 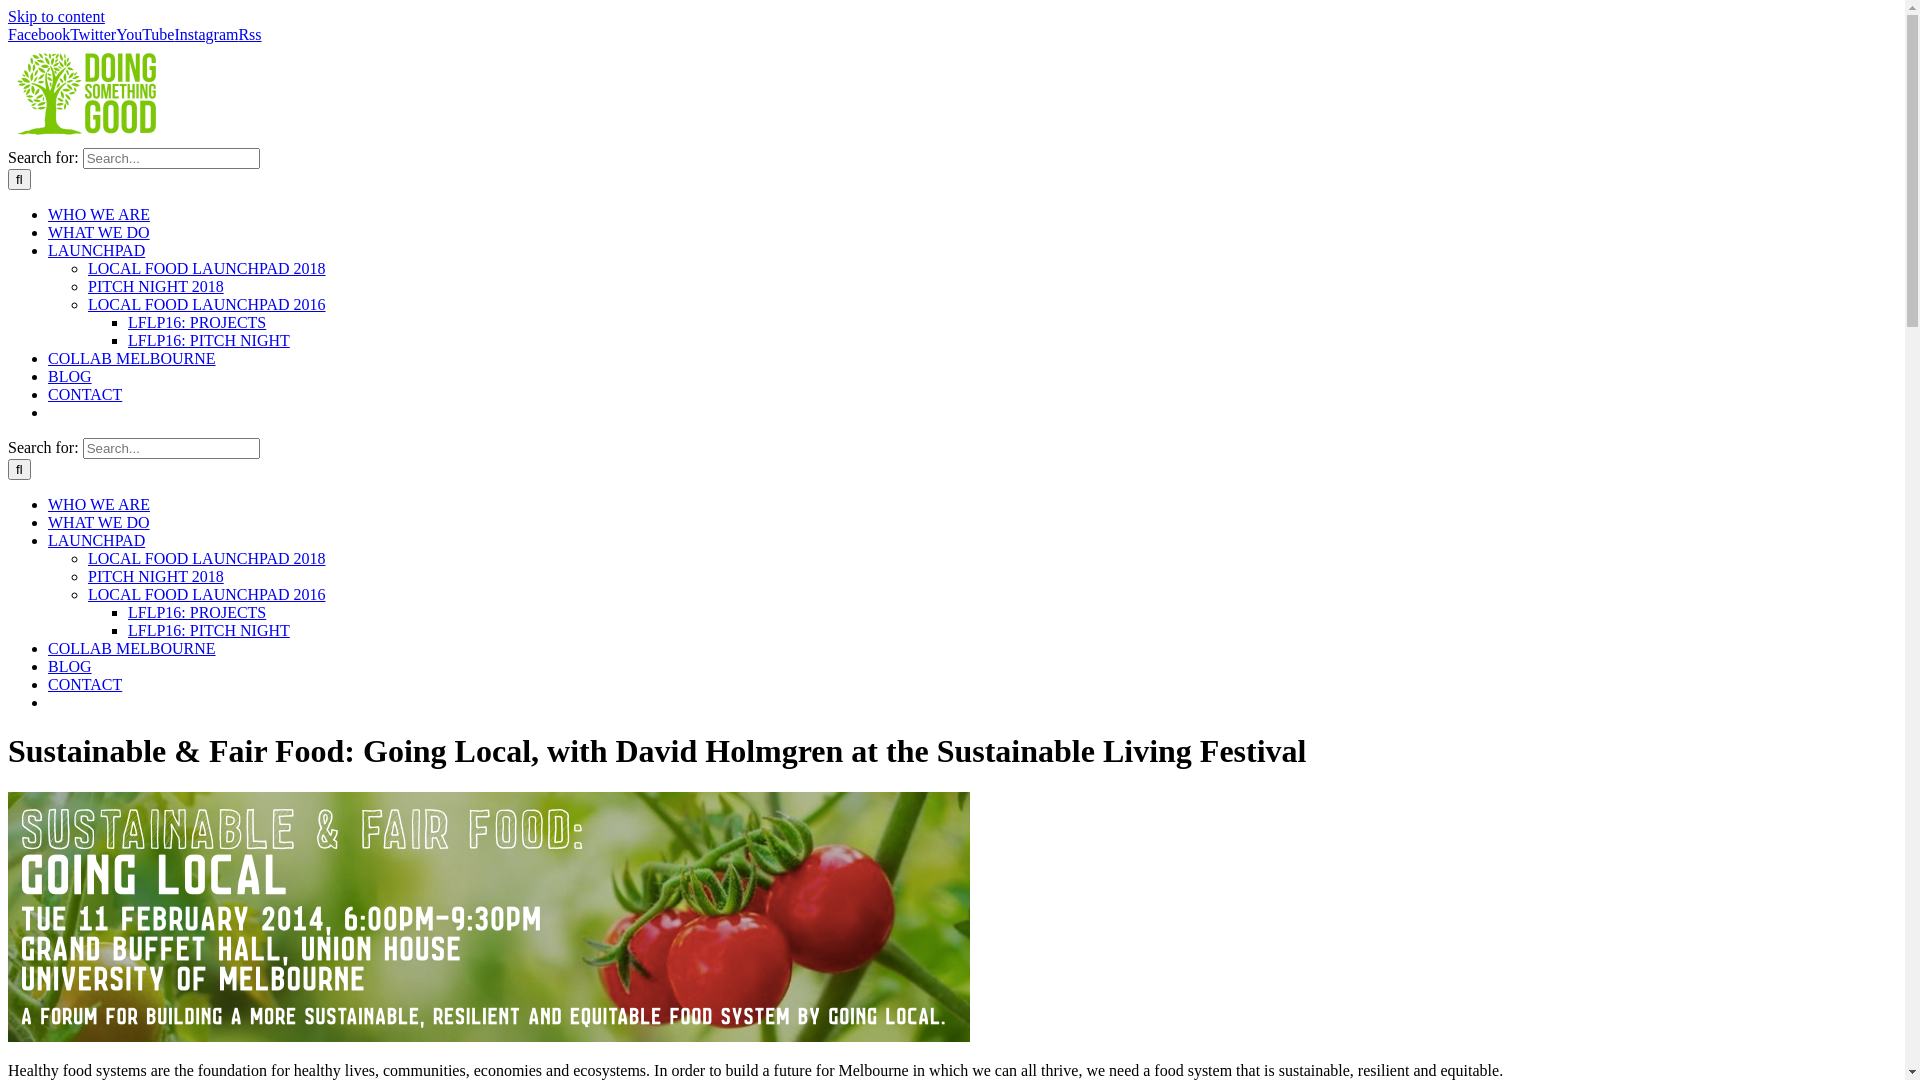 What do you see at coordinates (70, 666) in the screenshot?
I see `'BLOG'` at bounding box center [70, 666].